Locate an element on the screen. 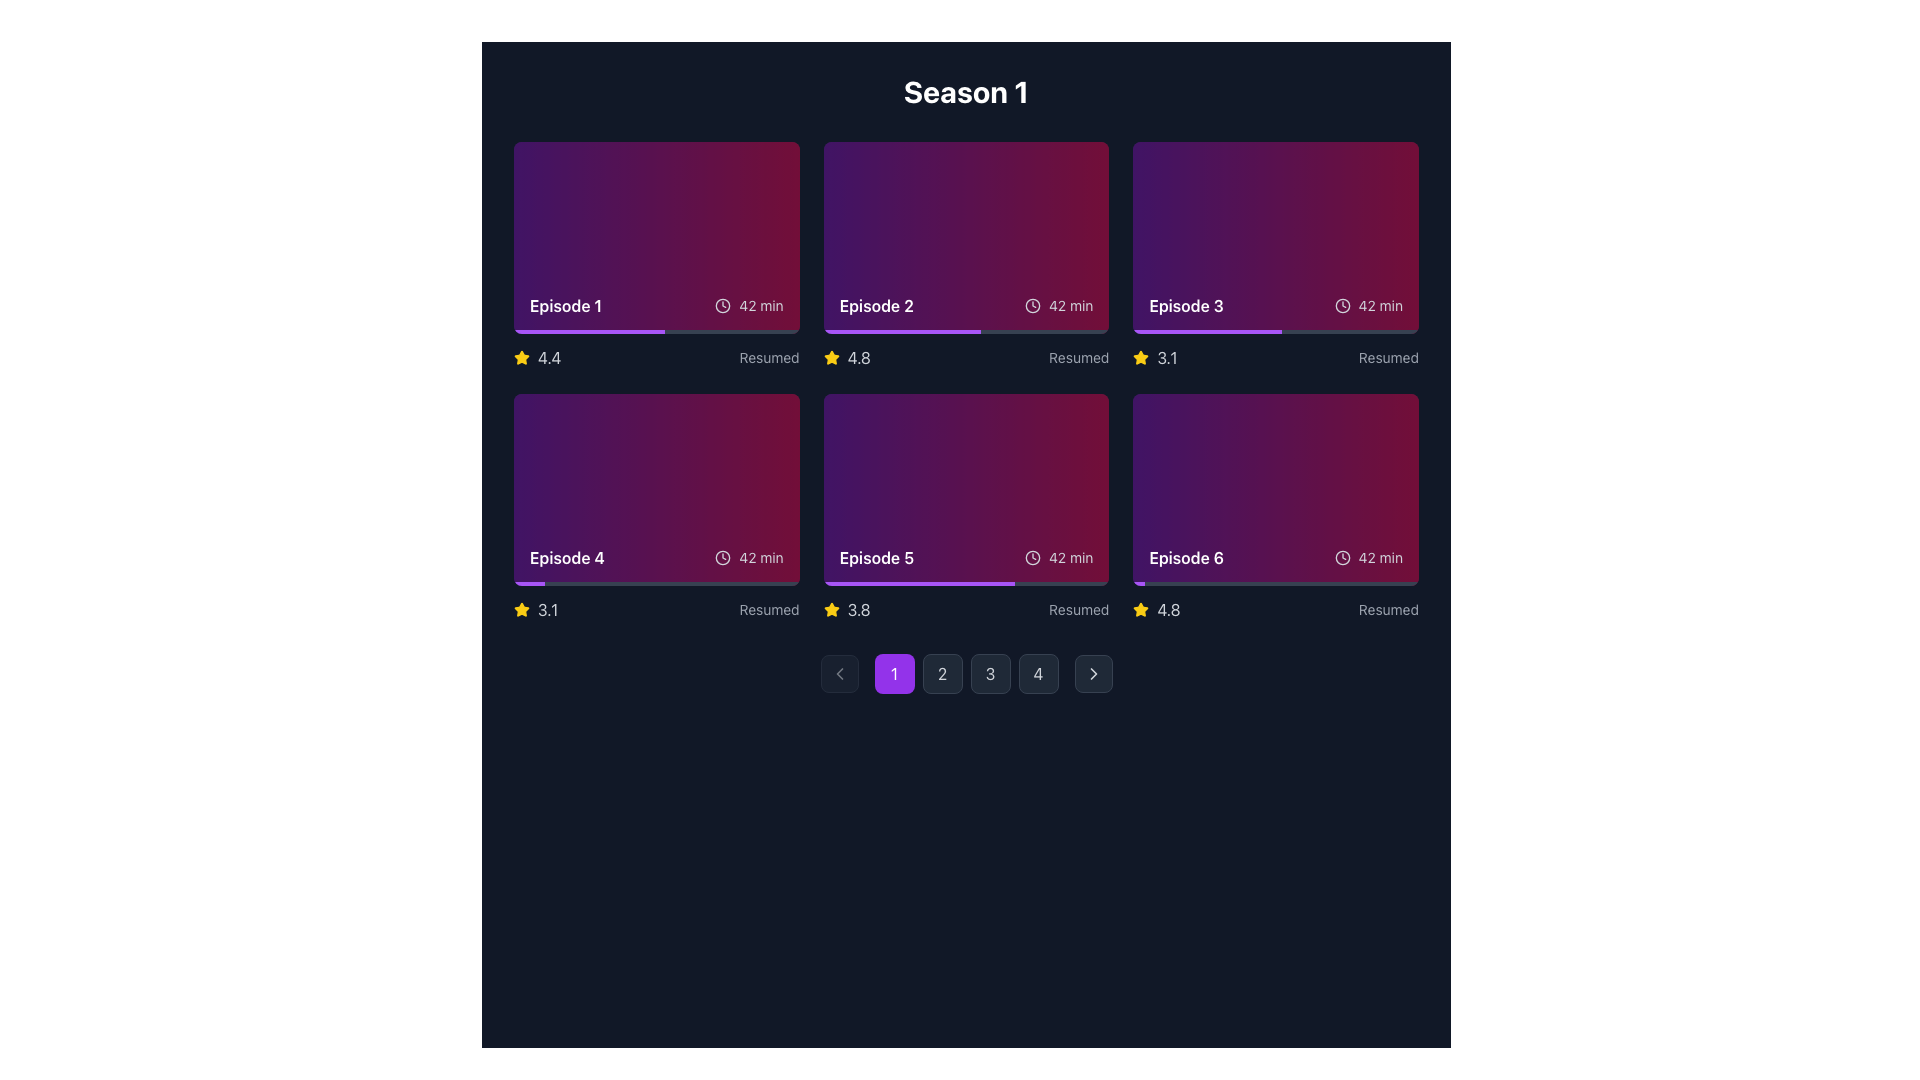  the top-left episode card in the grid representing an episode of a series is located at coordinates (656, 237).